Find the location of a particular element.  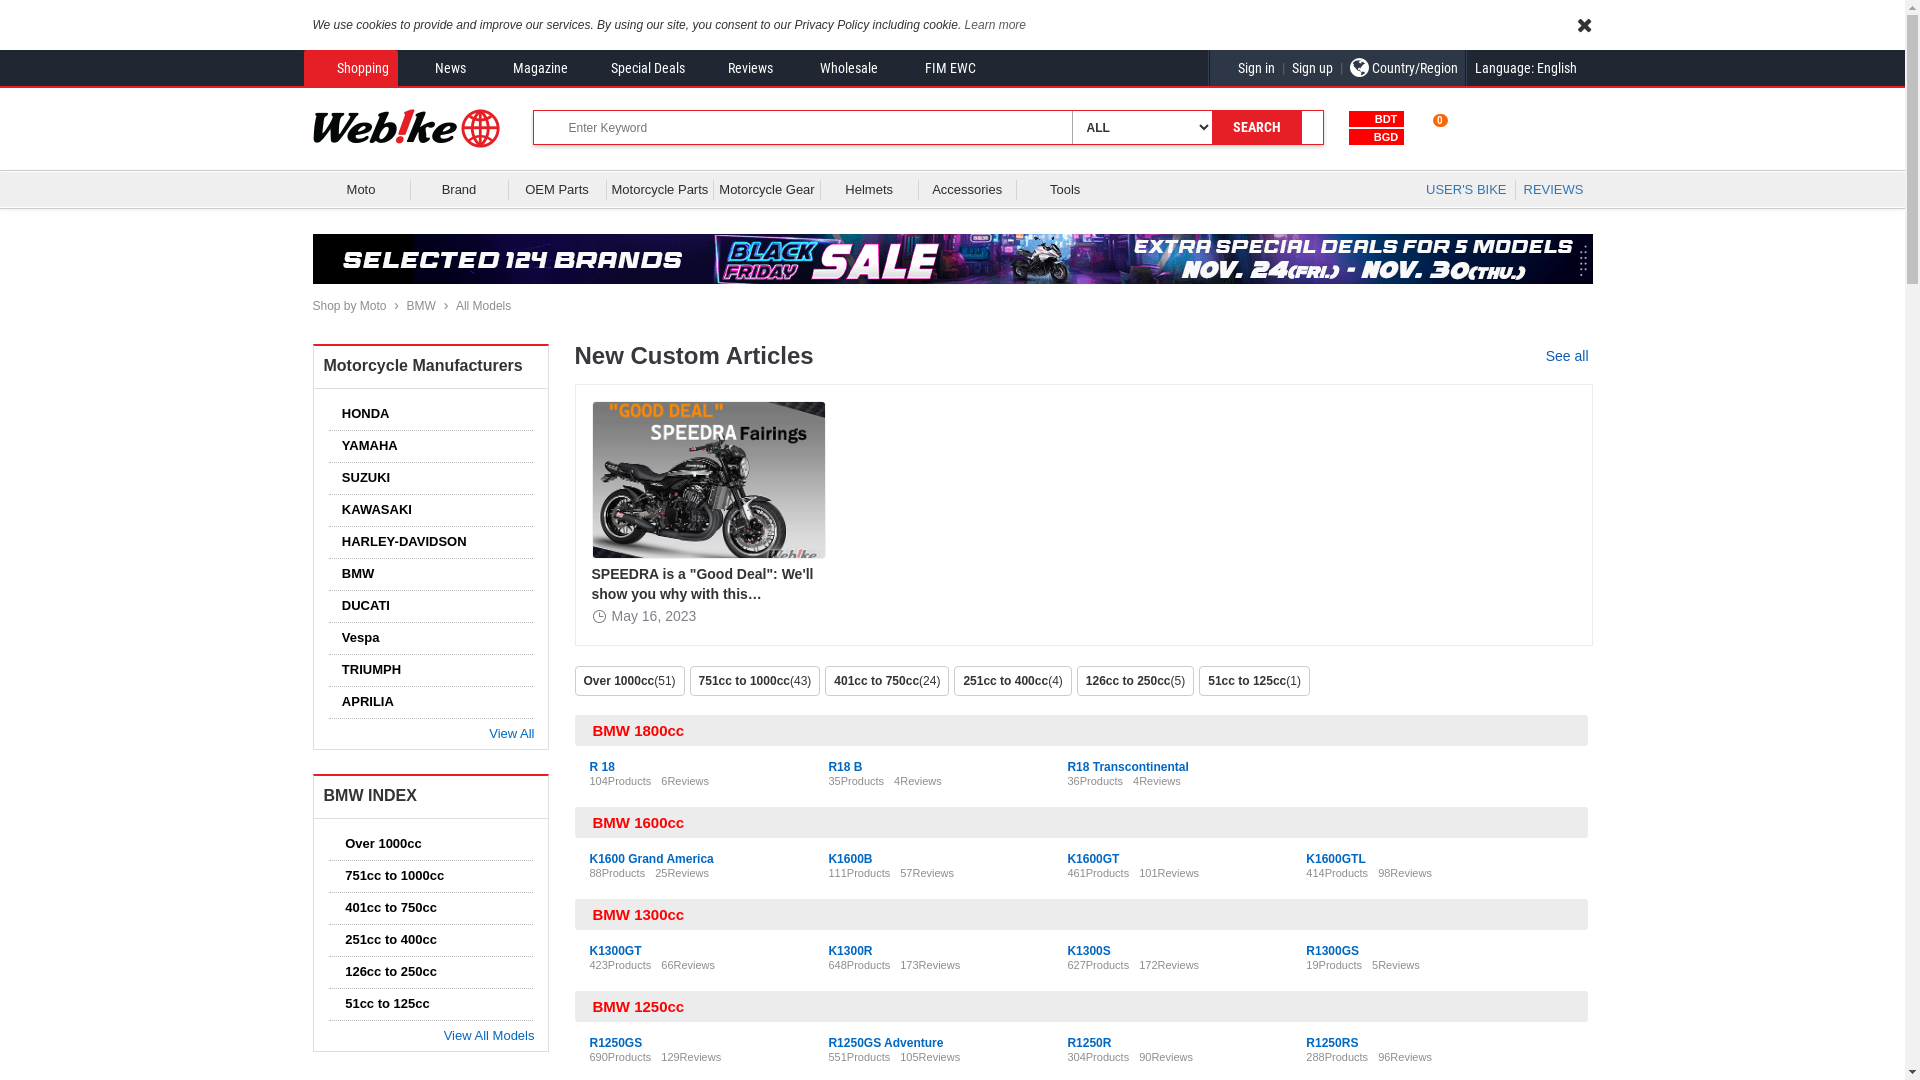

'751cc to 1000cc(43)' is located at coordinates (757, 680).